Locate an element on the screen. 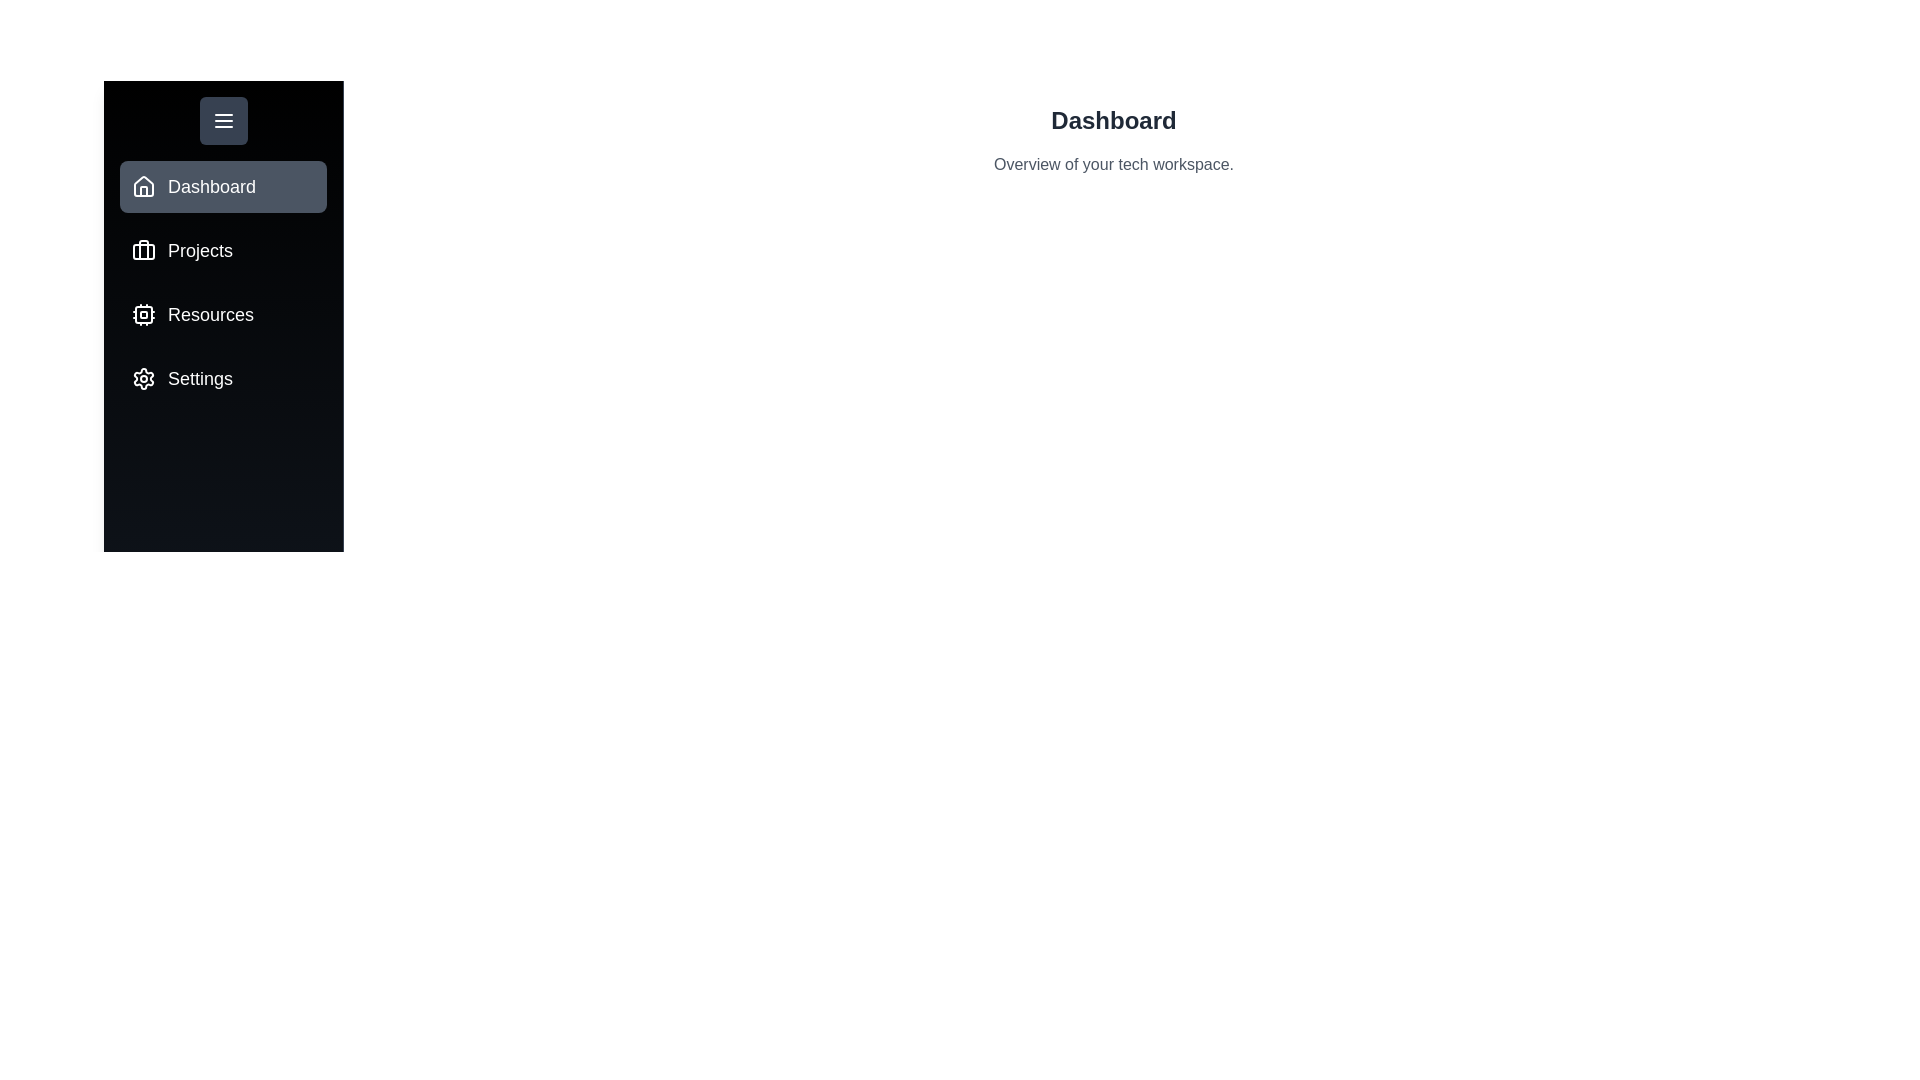 The width and height of the screenshot is (1920, 1080). the tab icon for Projects to switch to that tab is located at coordinates (143, 249).